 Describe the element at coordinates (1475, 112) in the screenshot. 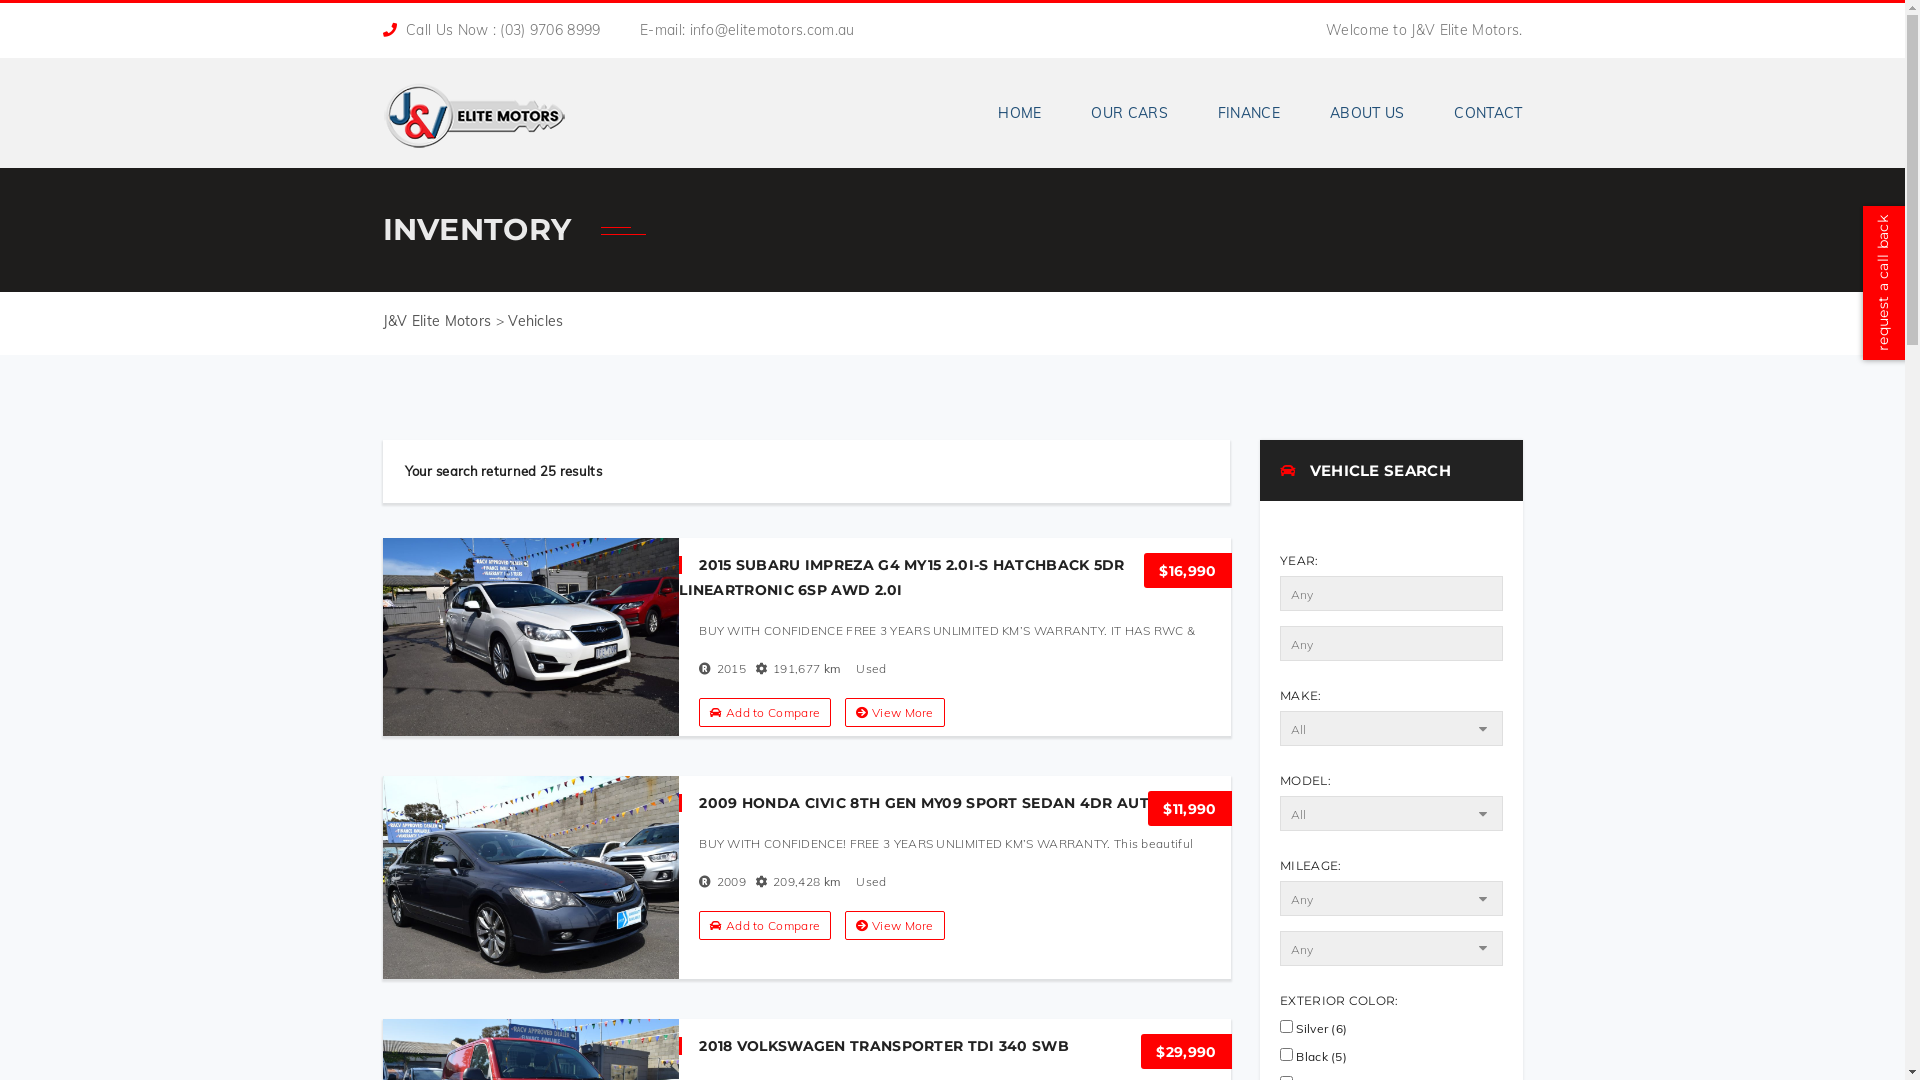

I see `'CONTACT'` at that location.